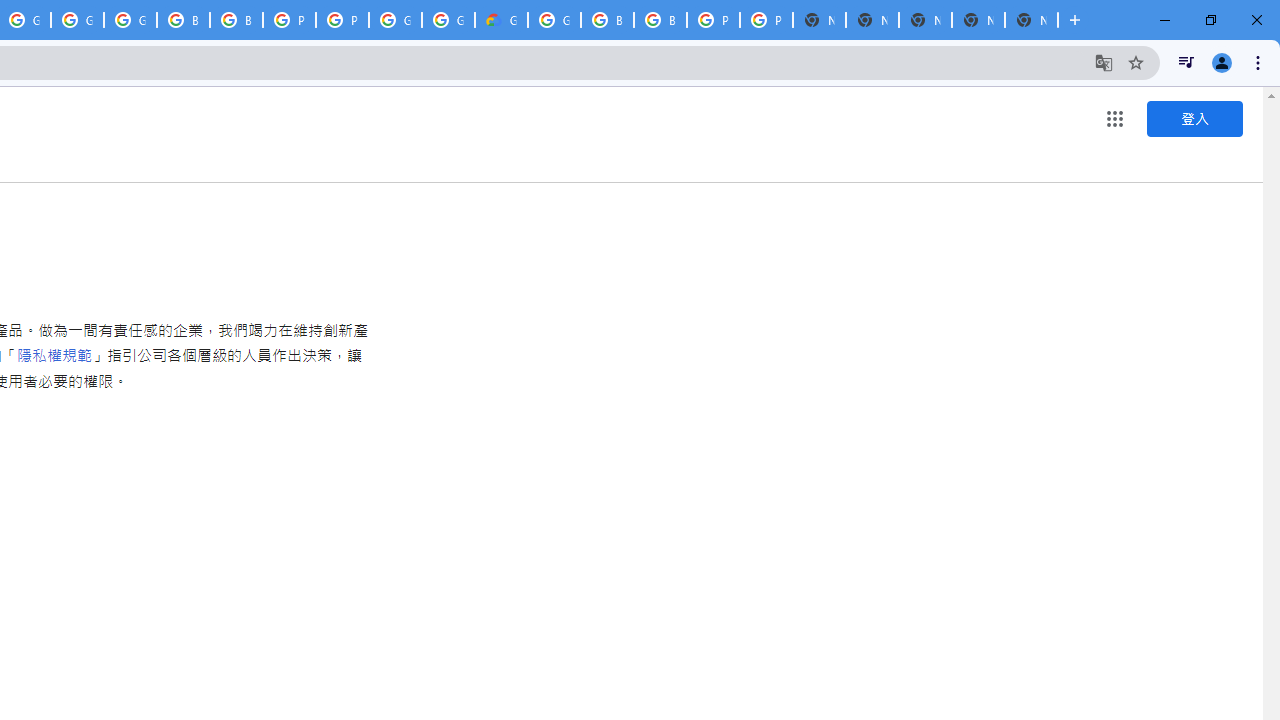  What do you see at coordinates (183, 20) in the screenshot?
I see `'Browse Chrome as a guest - Computer - Google Chrome Help'` at bounding box center [183, 20].